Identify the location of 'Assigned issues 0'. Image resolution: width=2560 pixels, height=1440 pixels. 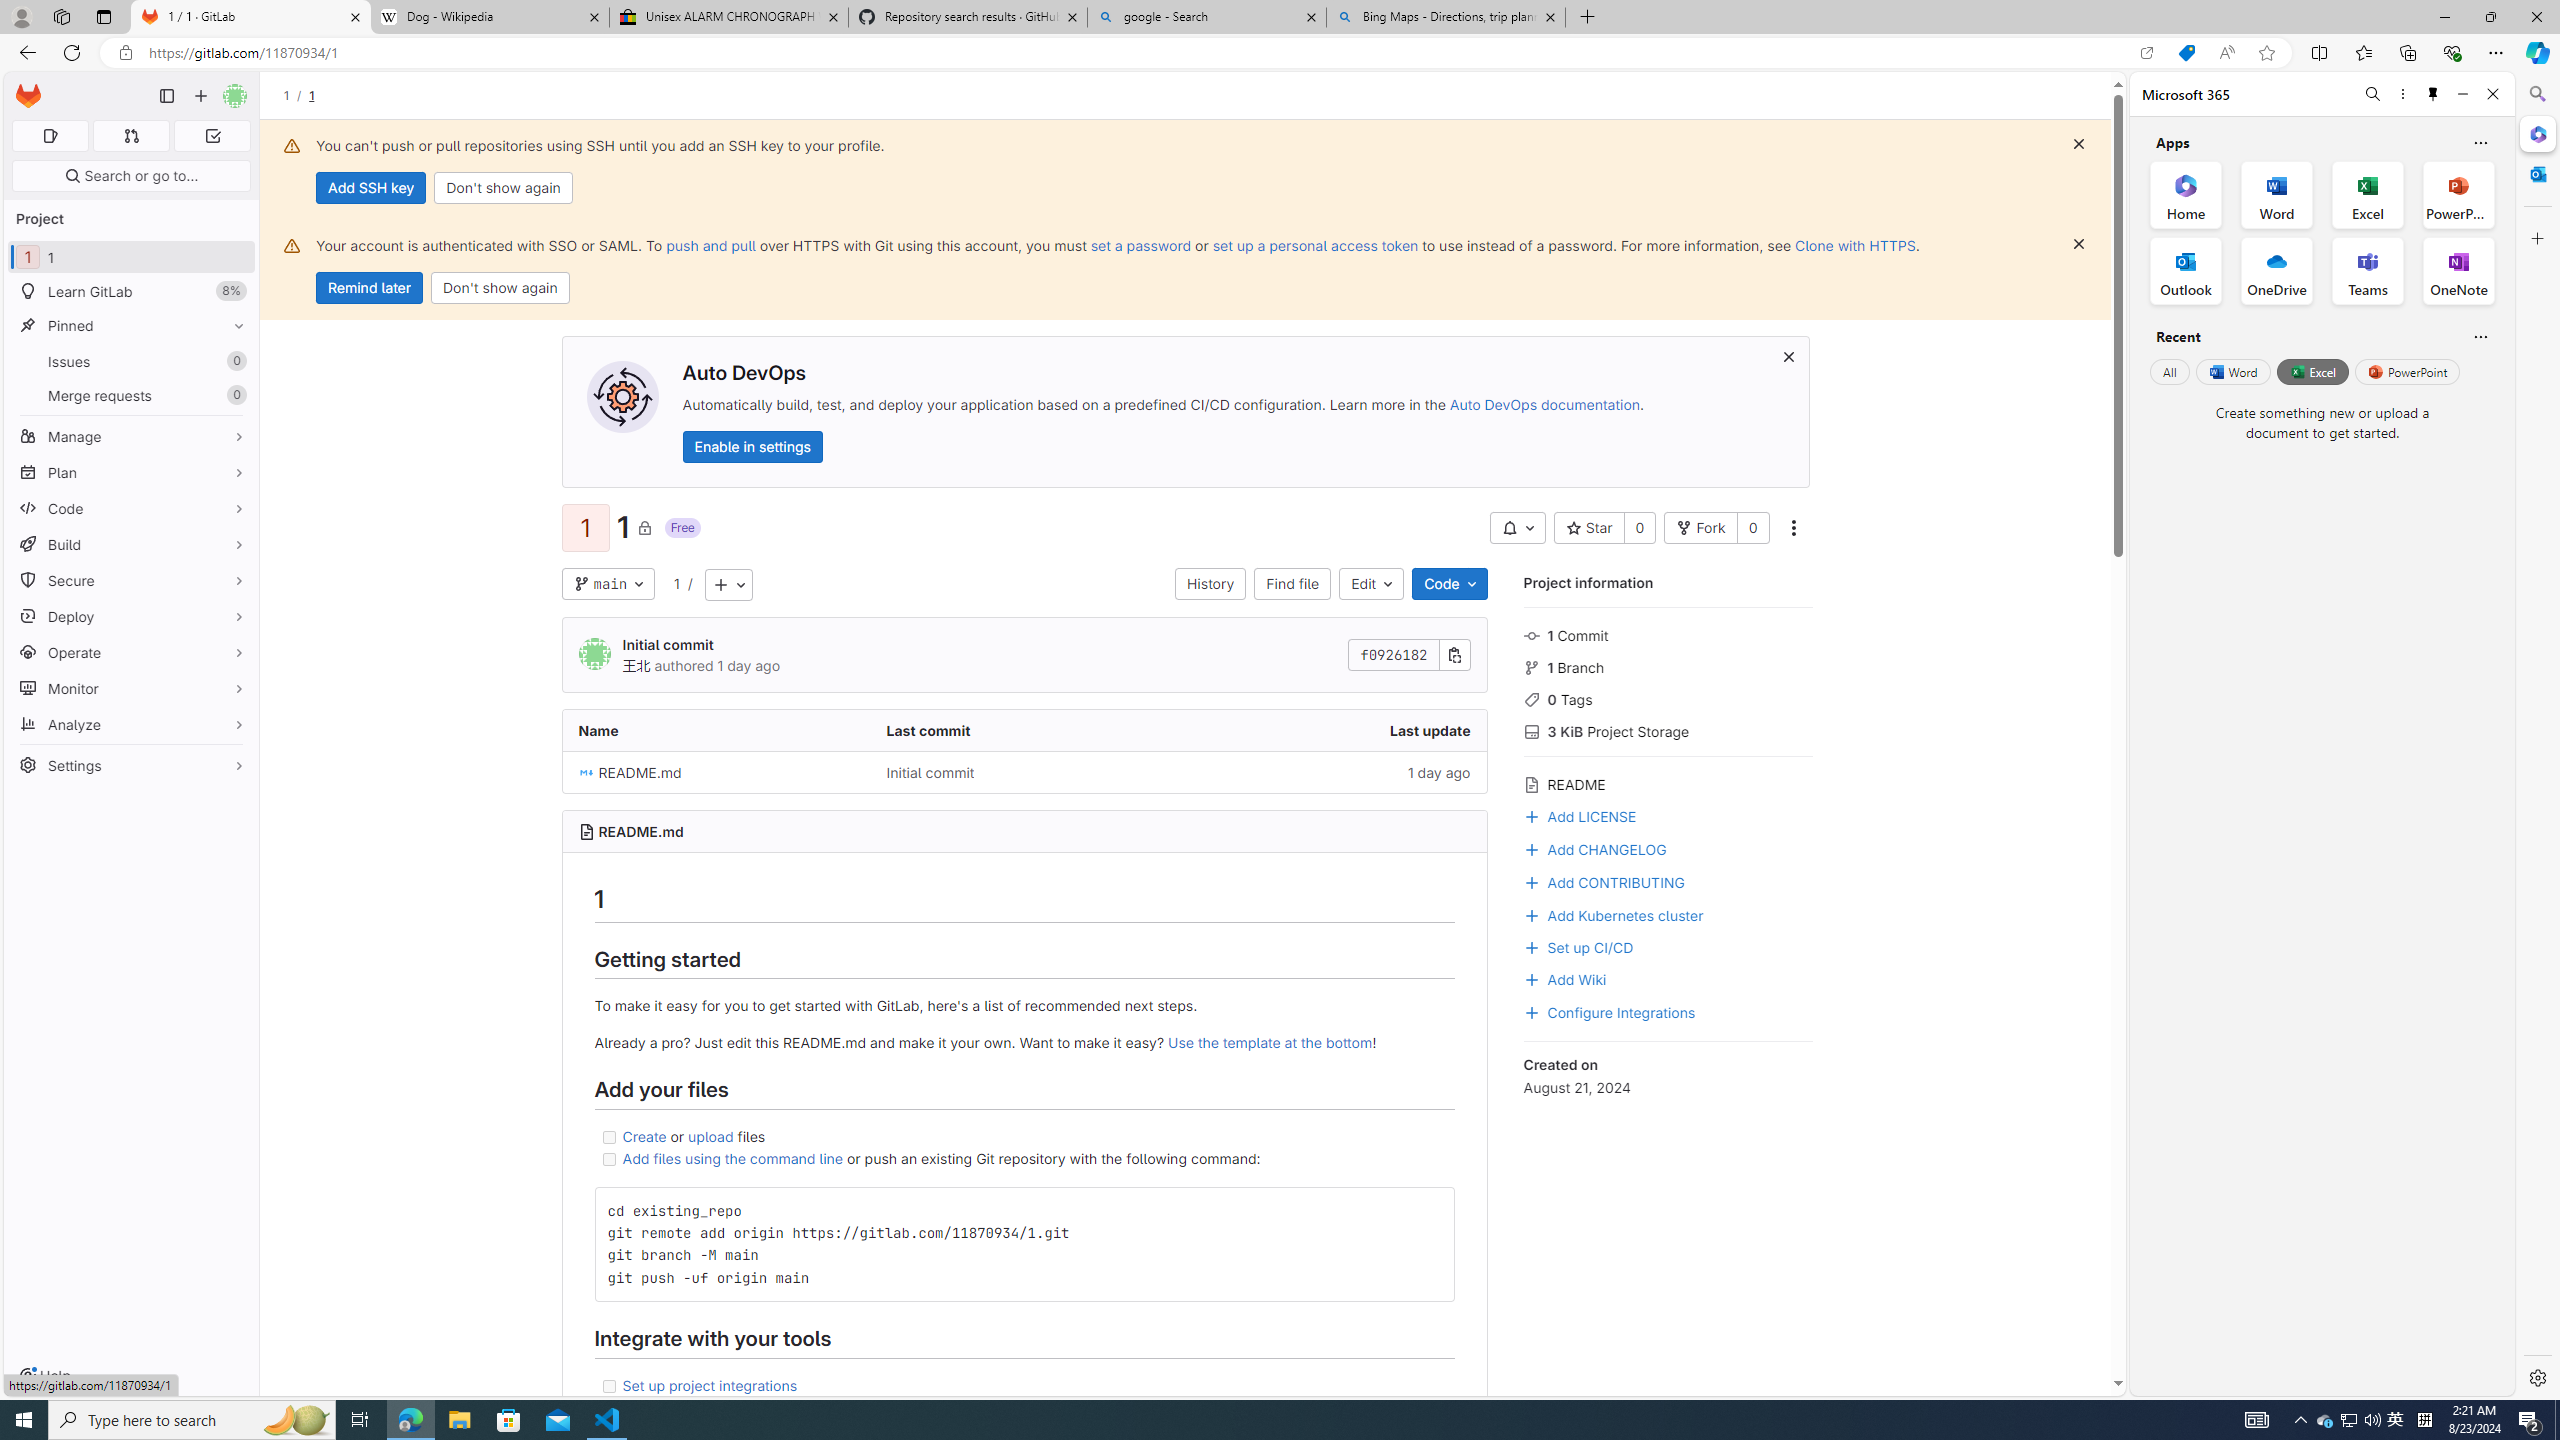
(50, 135).